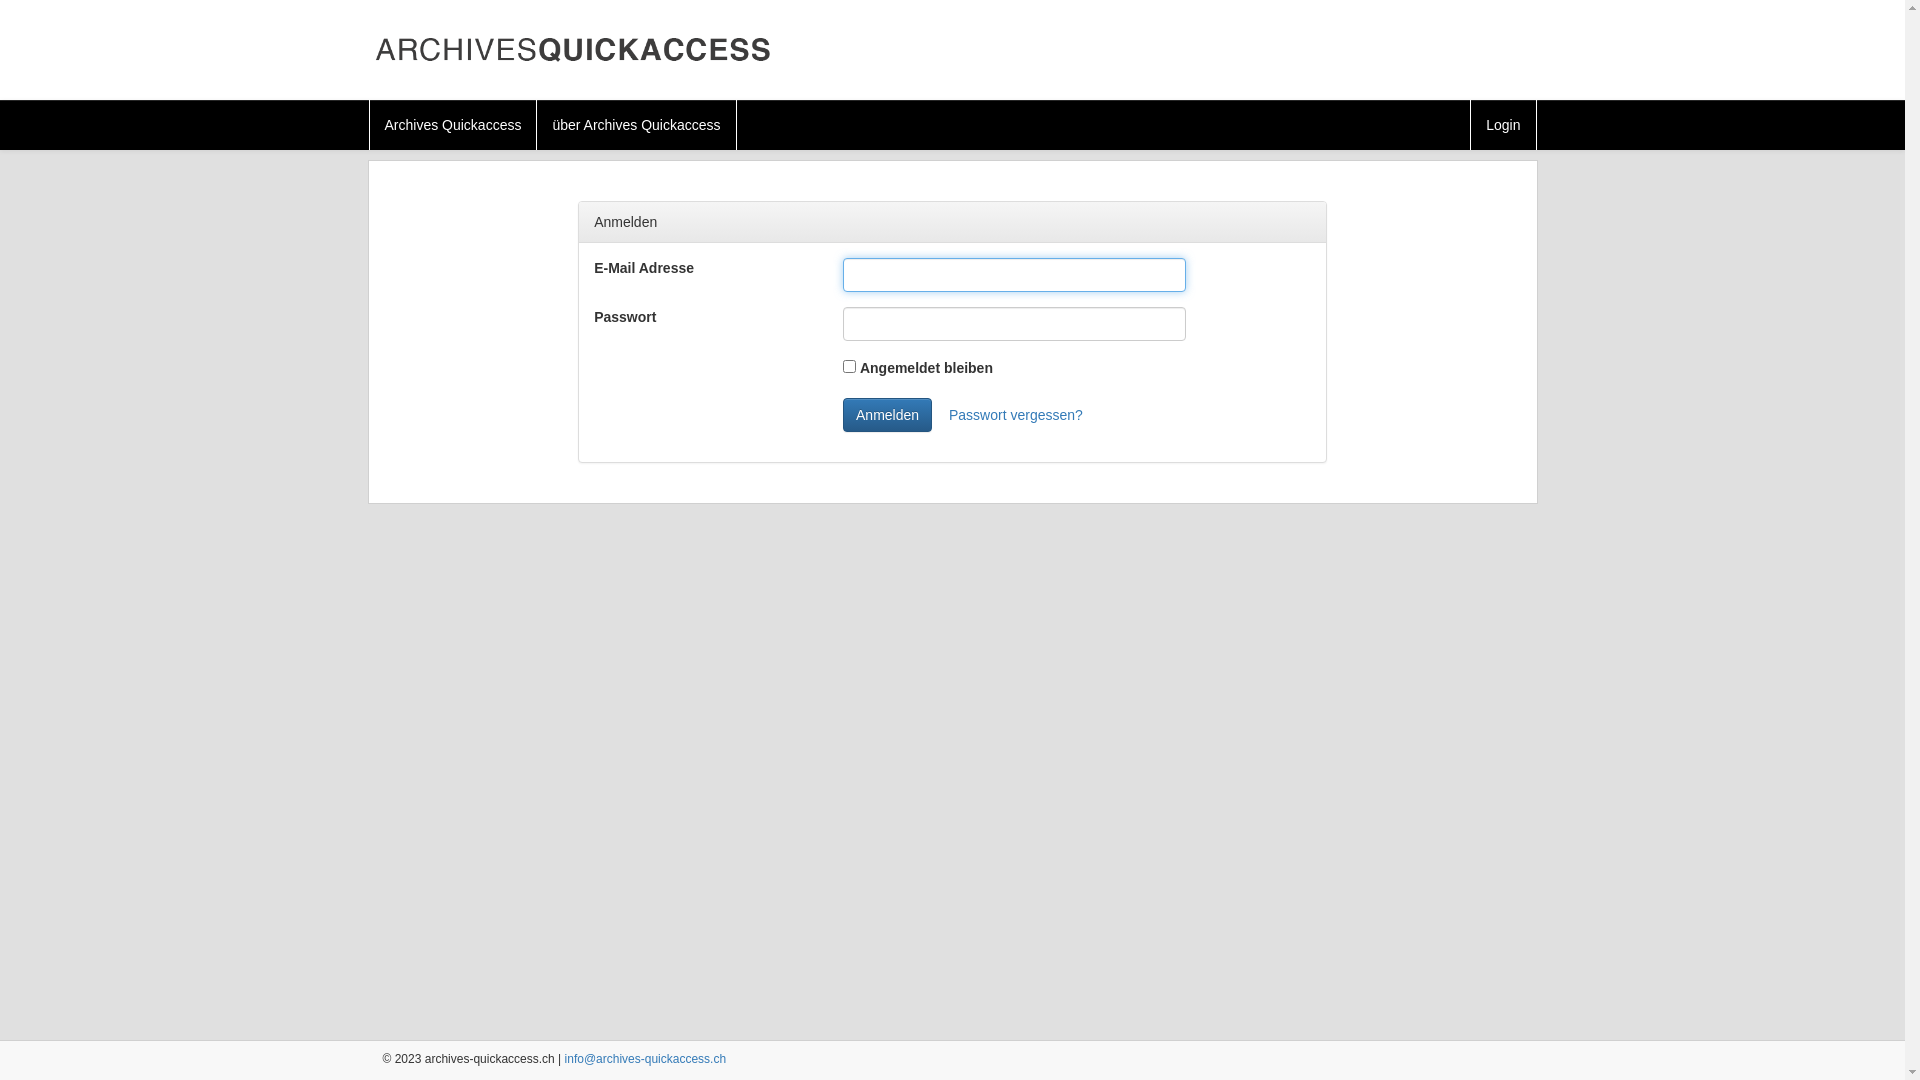  Describe the element at coordinates (1016, 414) in the screenshot. I see `'Passwort vergessen?'` at that location.